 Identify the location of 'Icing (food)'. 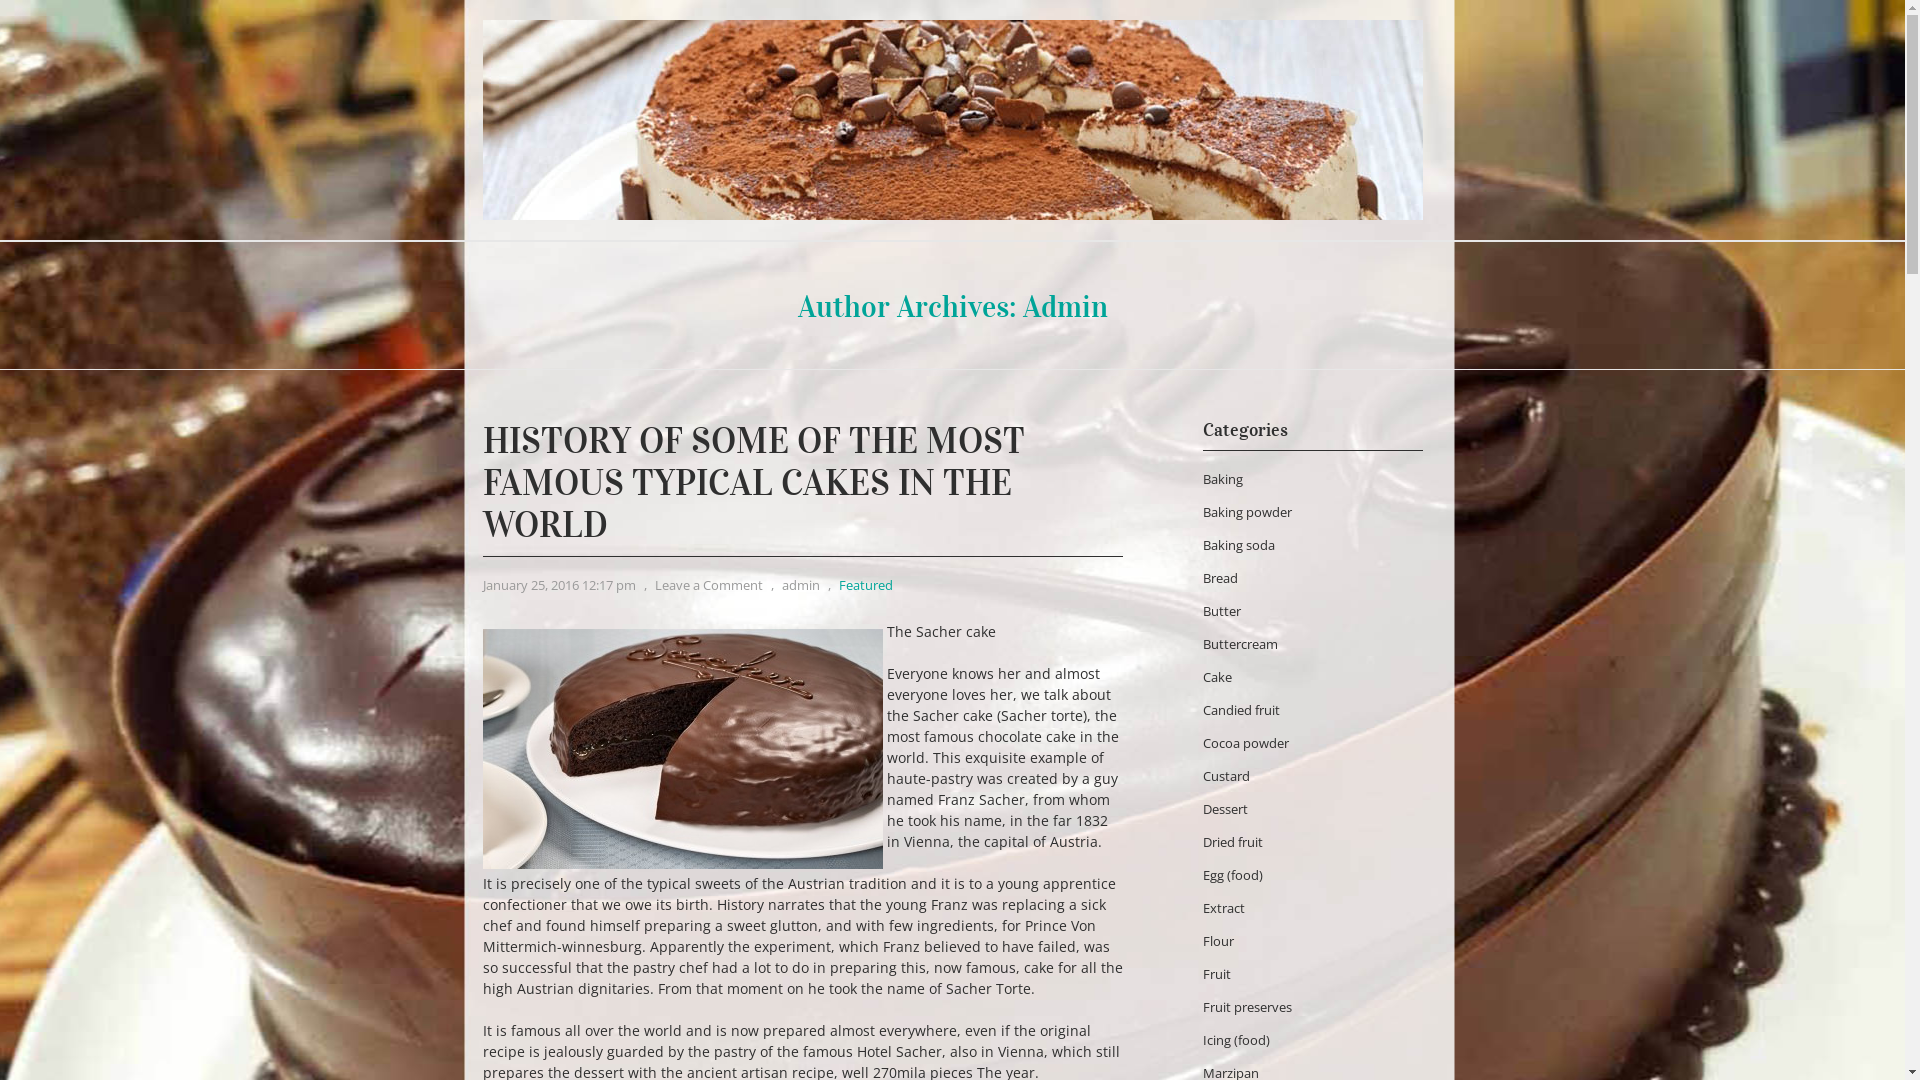
(1200, 1039).